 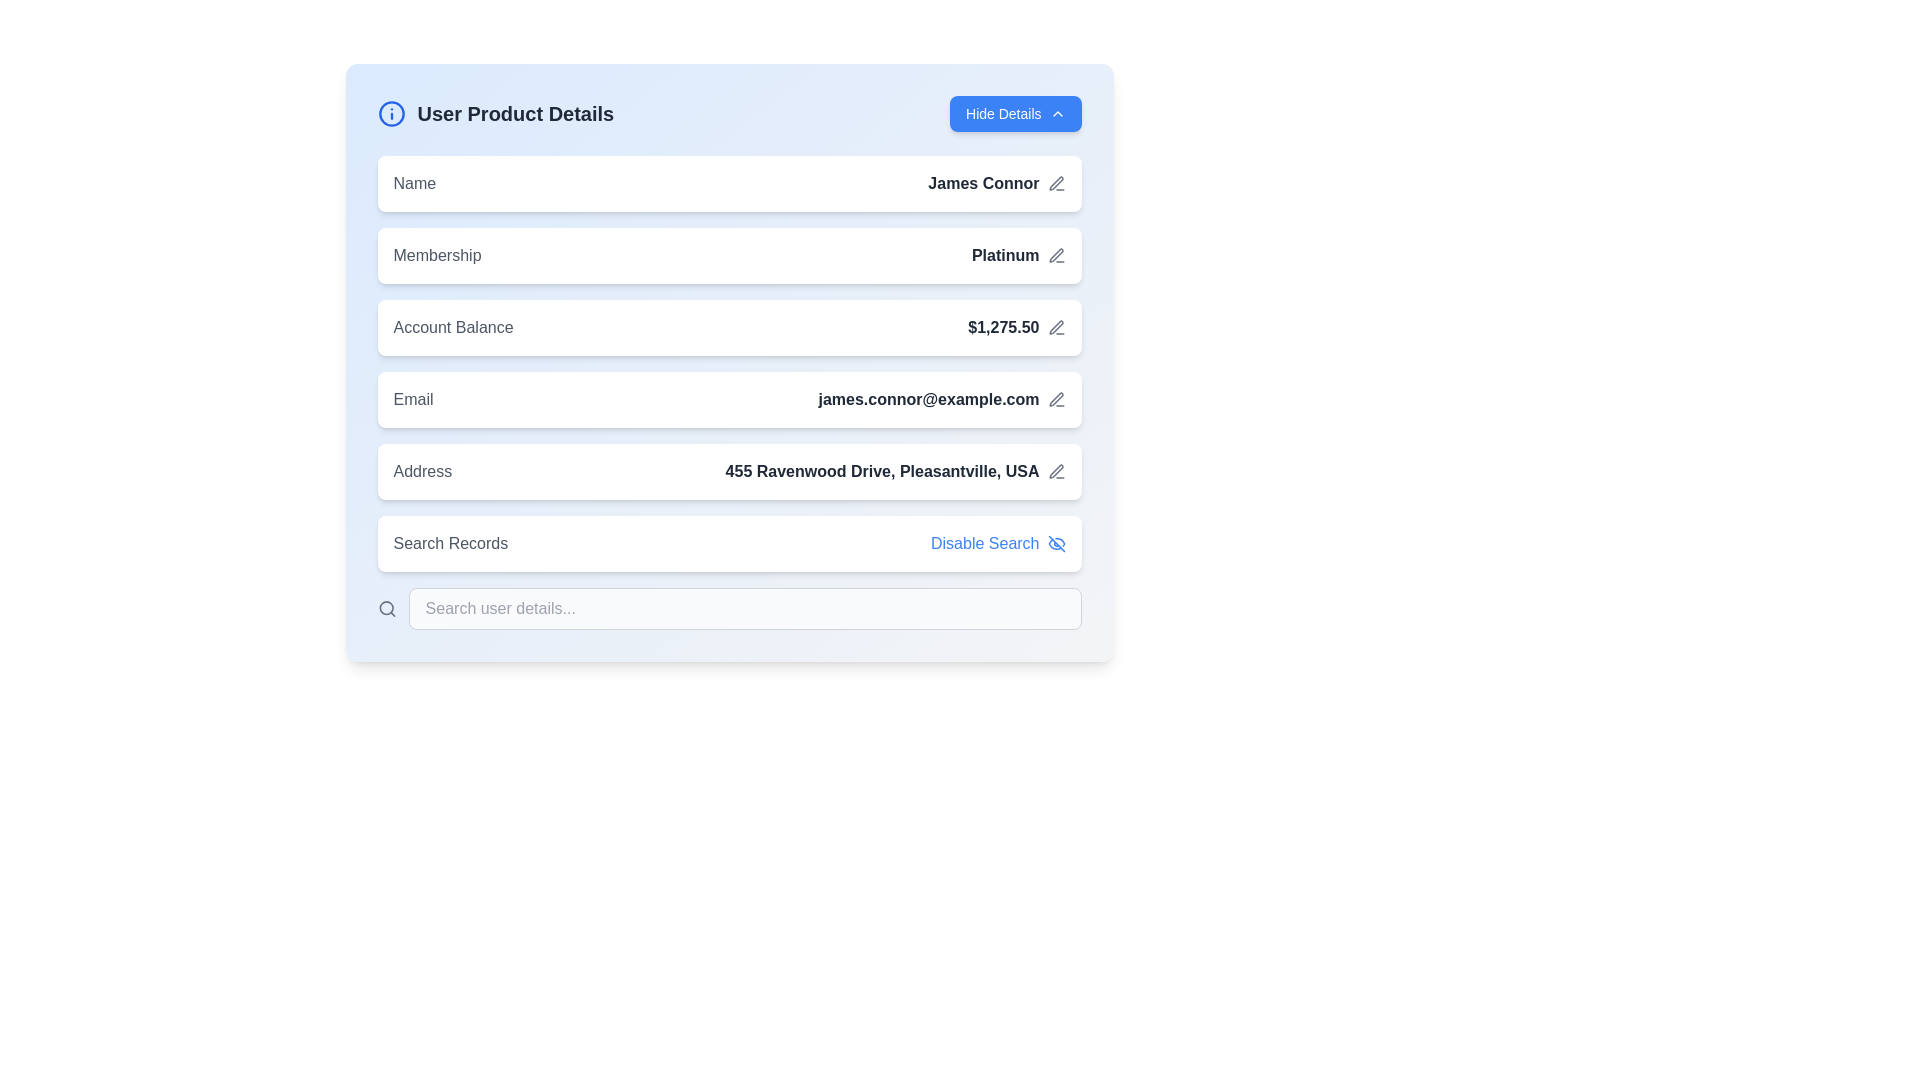 What do you see at coordinates (1056, 114) in the screenshot?
I see `the chevron icon located to the right of the 'Hide Details' button` at bounding box center [1056, 114].